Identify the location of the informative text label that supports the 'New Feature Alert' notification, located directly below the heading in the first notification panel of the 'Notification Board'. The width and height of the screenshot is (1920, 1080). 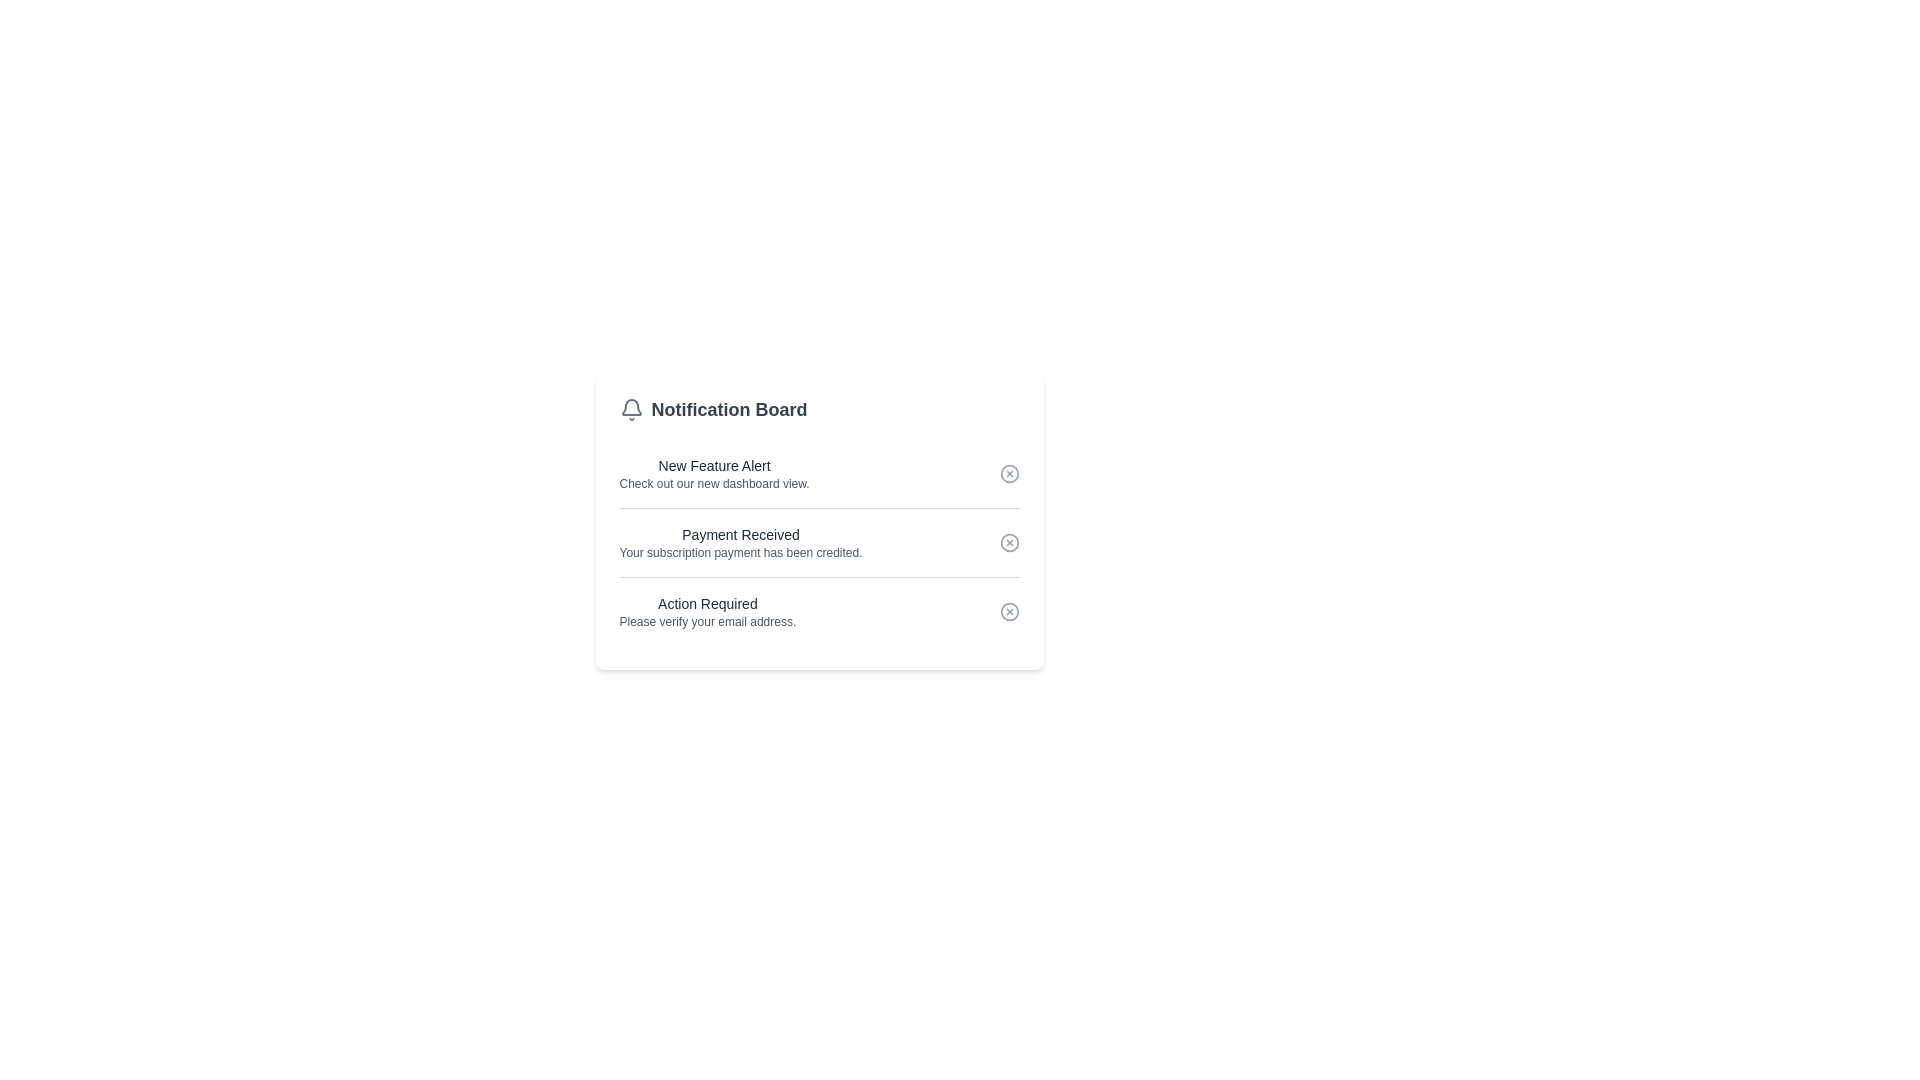
(714, 483).